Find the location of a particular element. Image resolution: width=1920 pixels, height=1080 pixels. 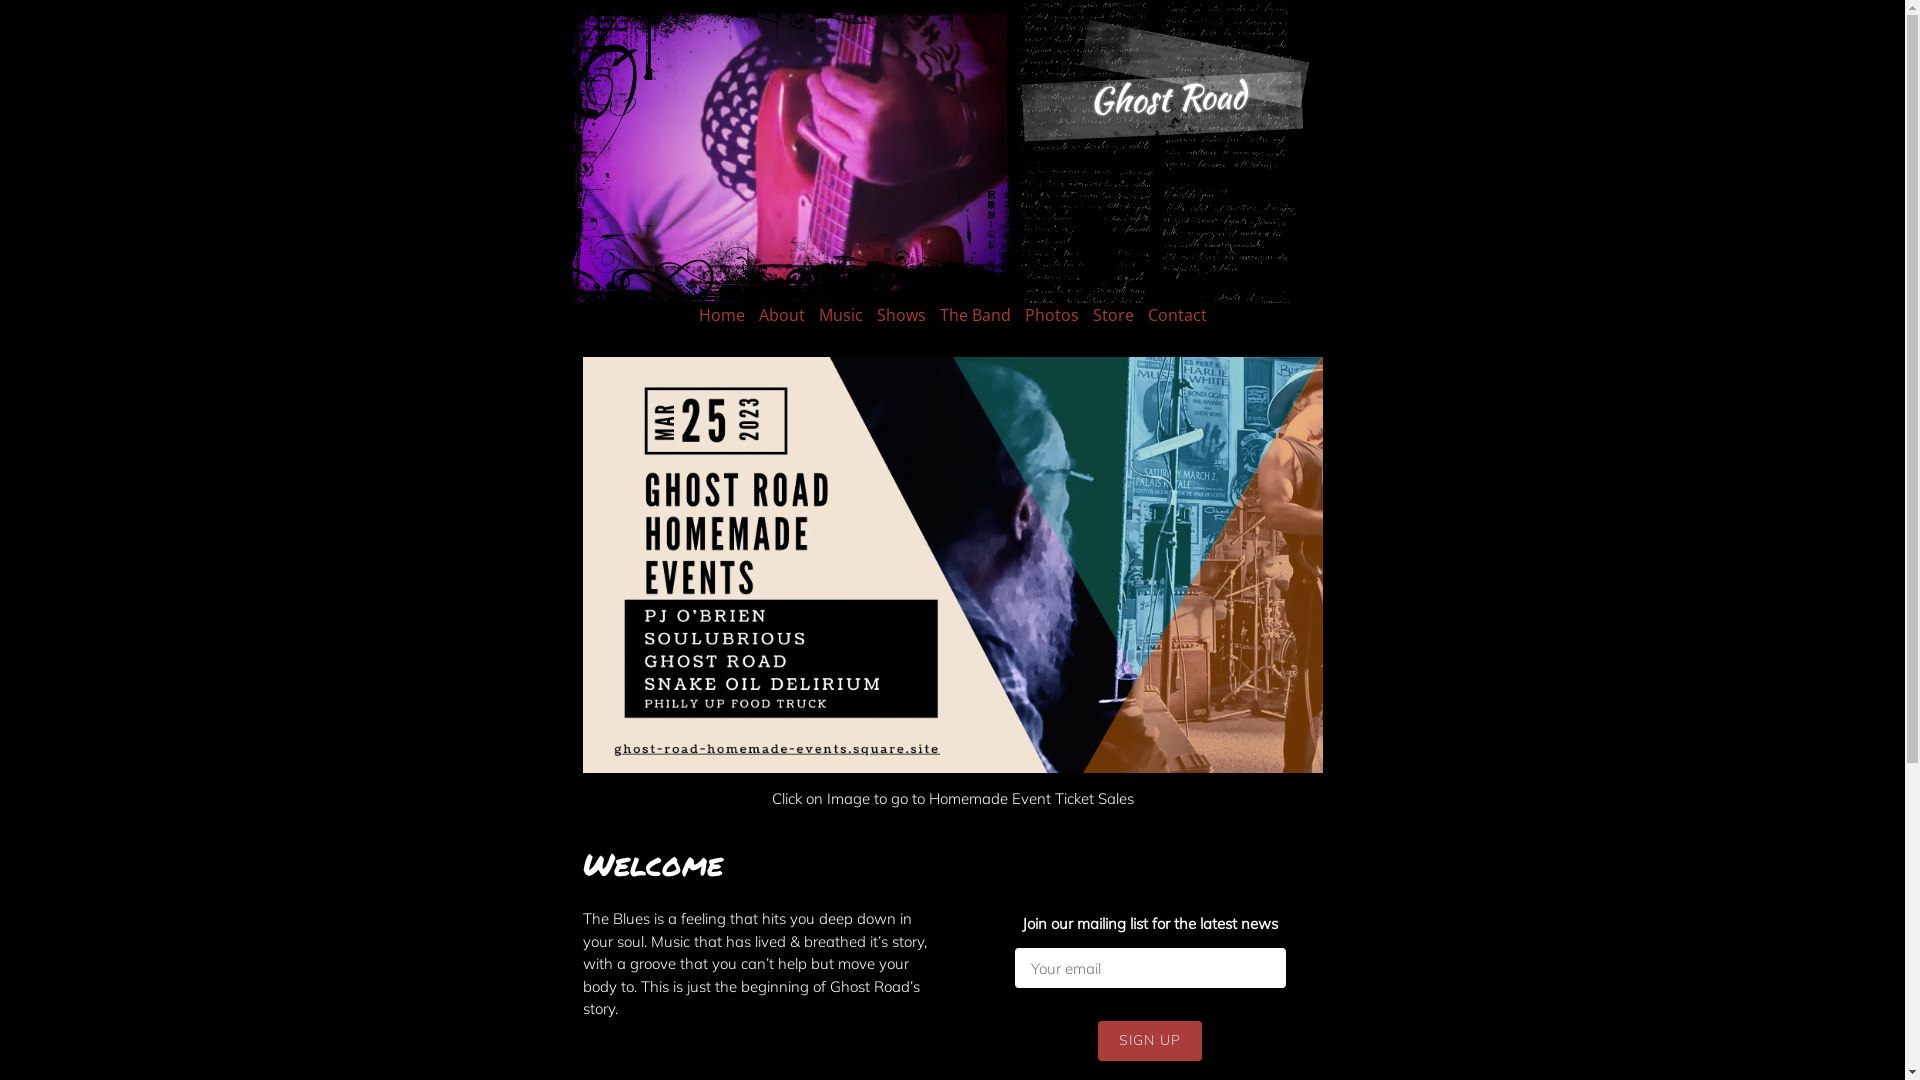

'Contact' is located at coordinates (1177, 315).